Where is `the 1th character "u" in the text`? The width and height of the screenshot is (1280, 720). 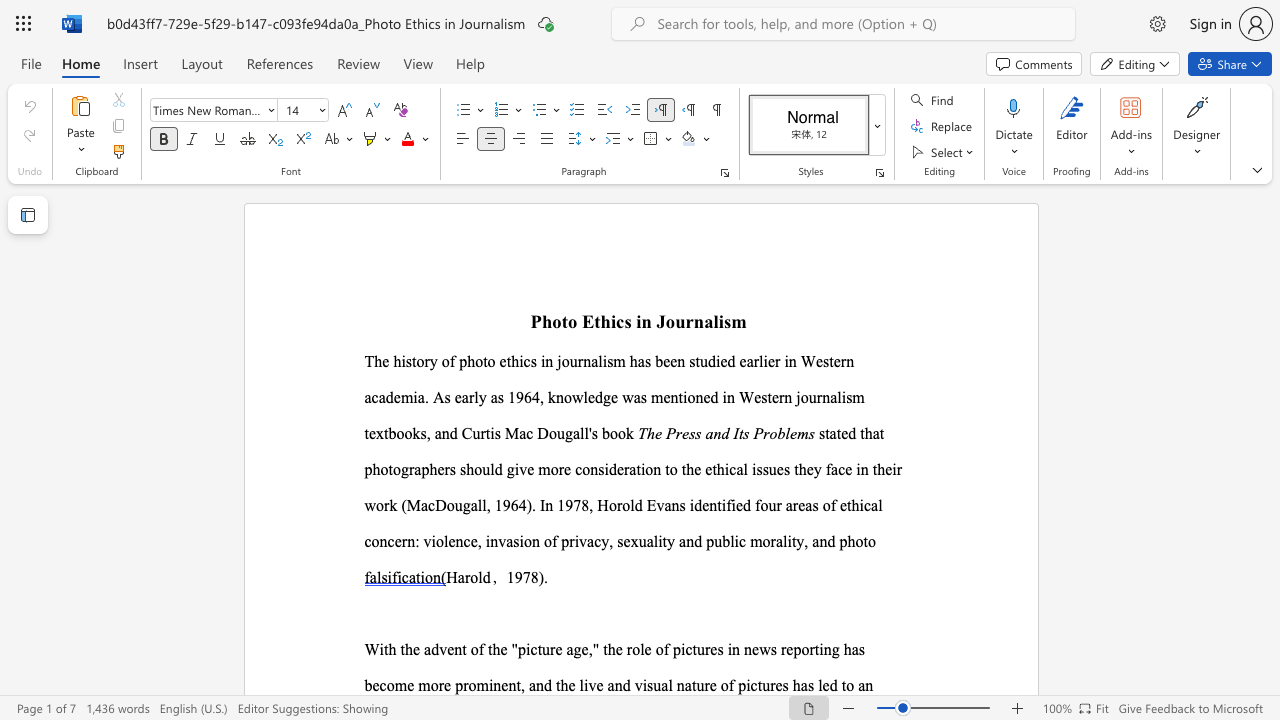
the 1th character "u" in the text is located at coordinates (680, 320).